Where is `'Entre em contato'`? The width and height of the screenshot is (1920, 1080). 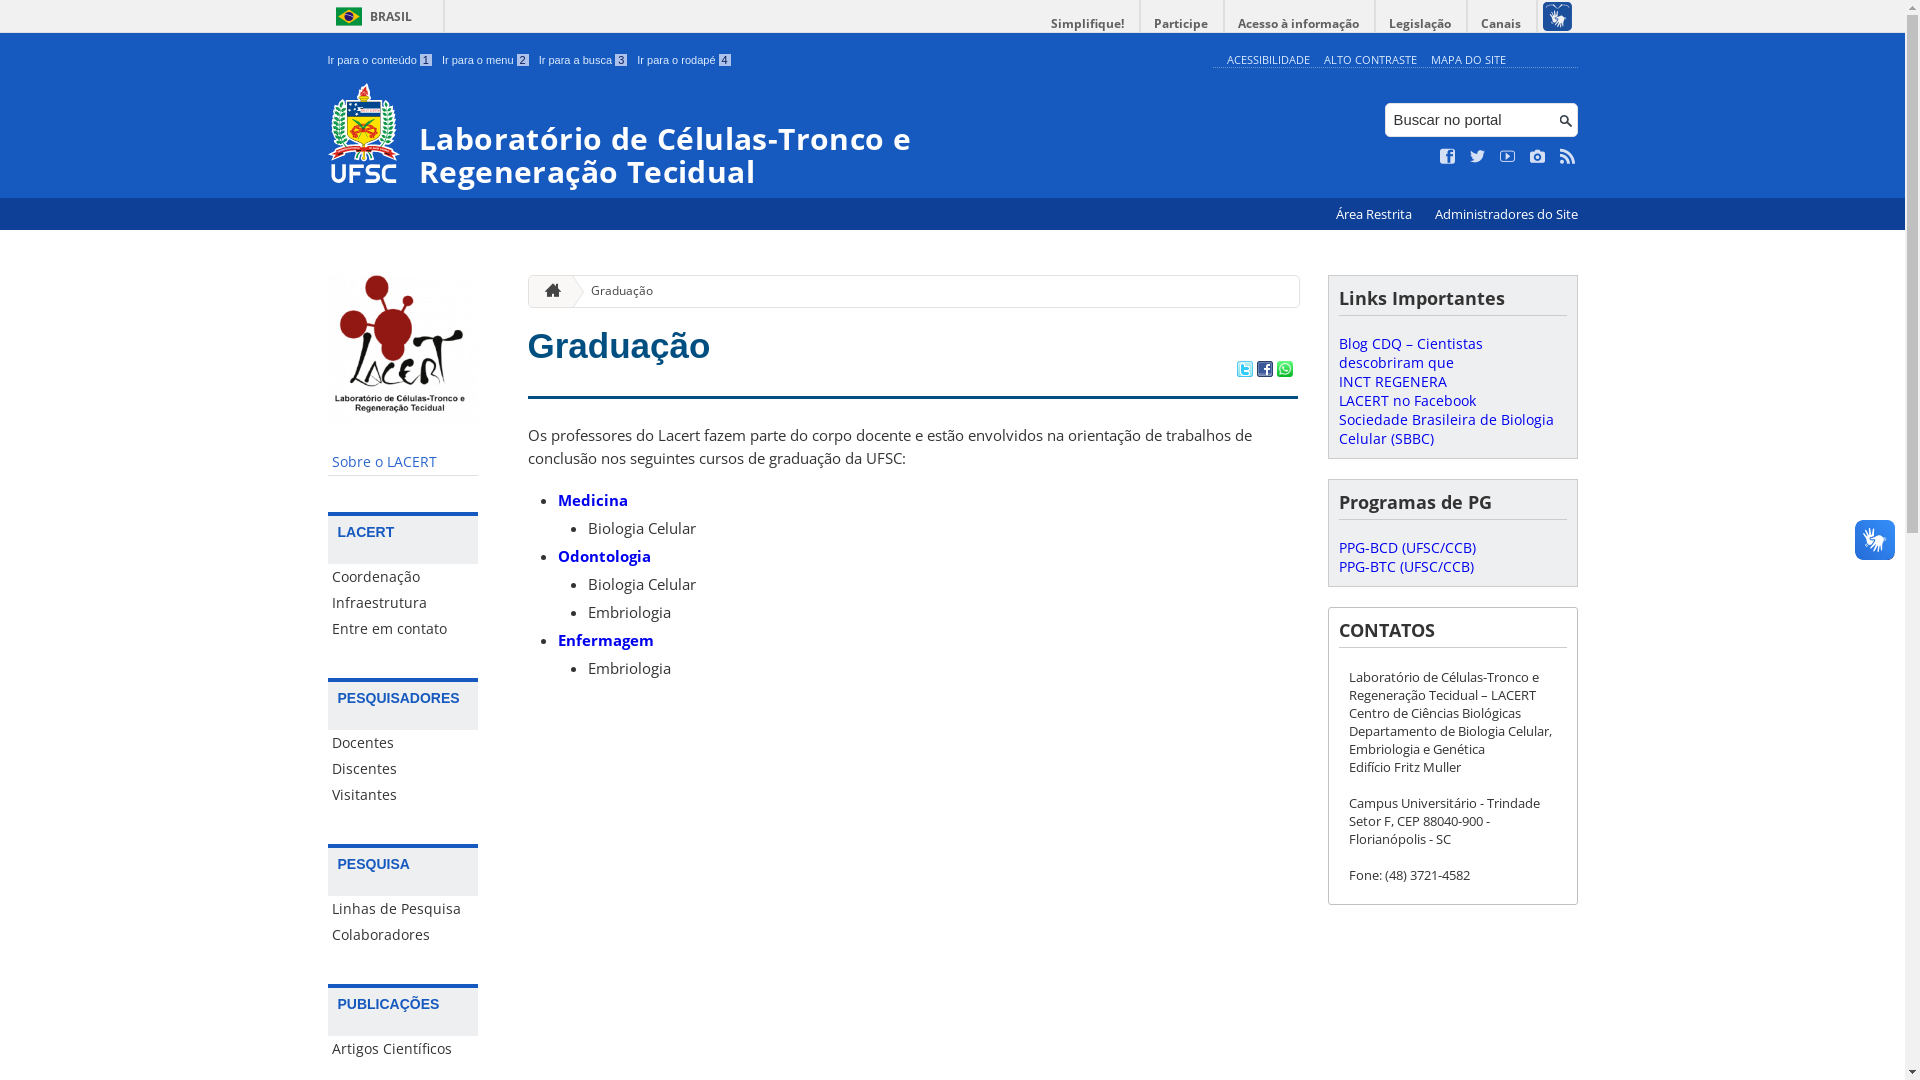
'Entre em contato' is located at coordinates (402, 627).